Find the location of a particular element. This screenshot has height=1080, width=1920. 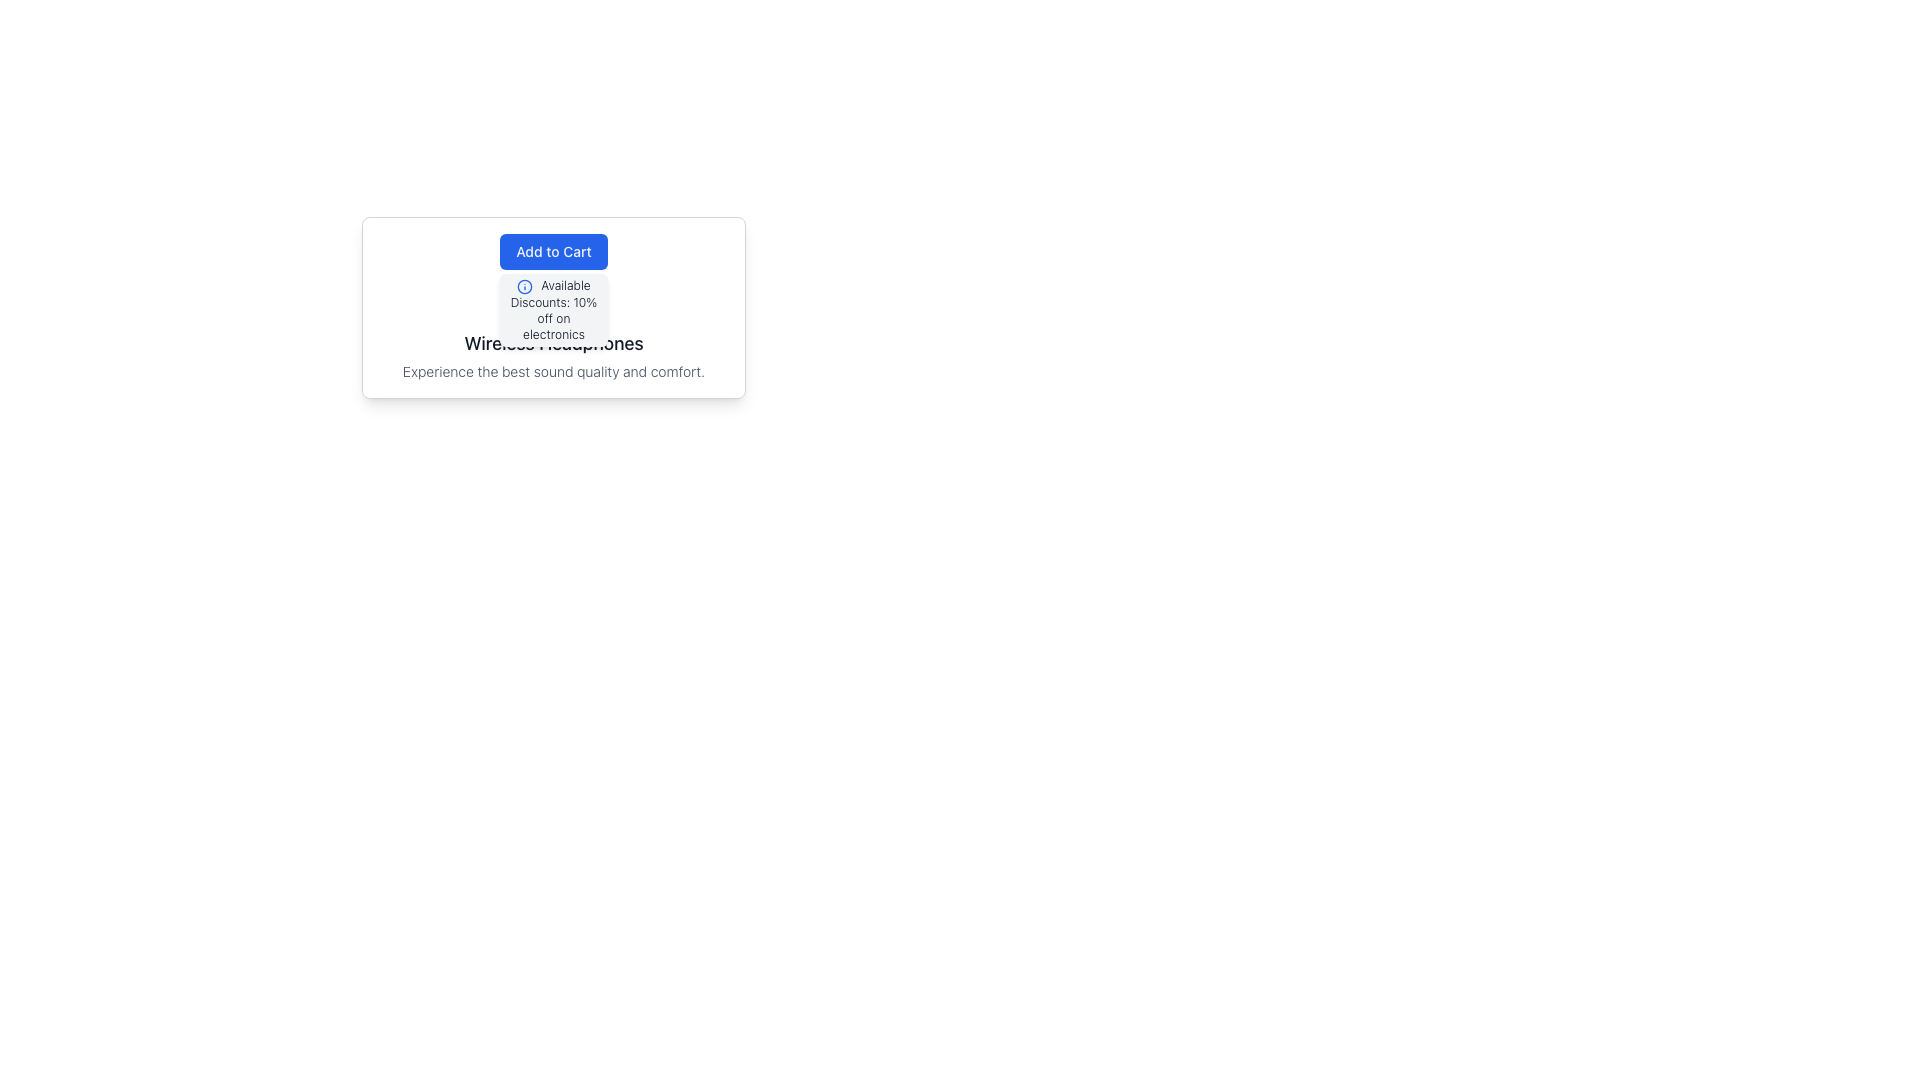

the tooltip that provides additional details regarding the 'Add to Cart' action, which is located directly below the 'Add to Cart' button is located at coordinates (553, 308).